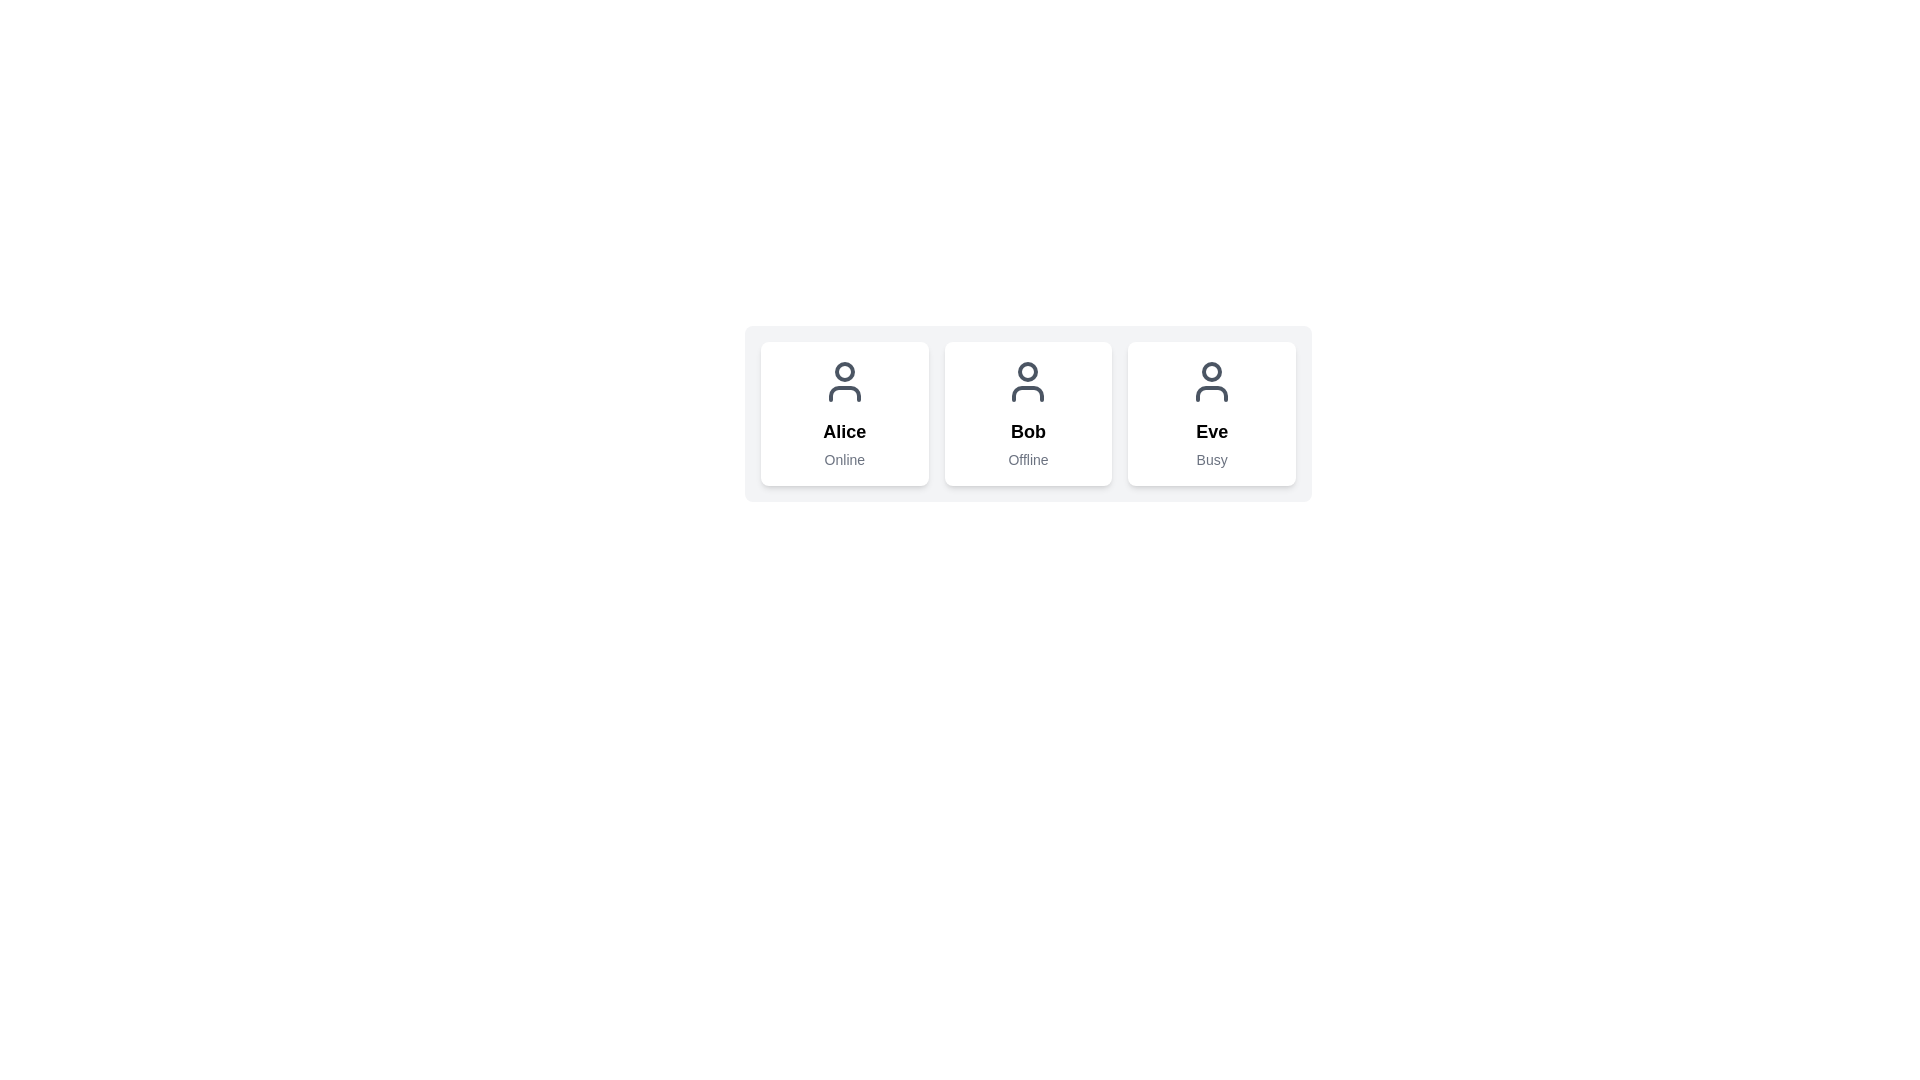  Describe the element at coordinates (844, 381) in the screenshot. I see `the user icon at the top center of the card labeled 'Alice' with the status 'Online', which is the first card in a horizontal list` at that location.